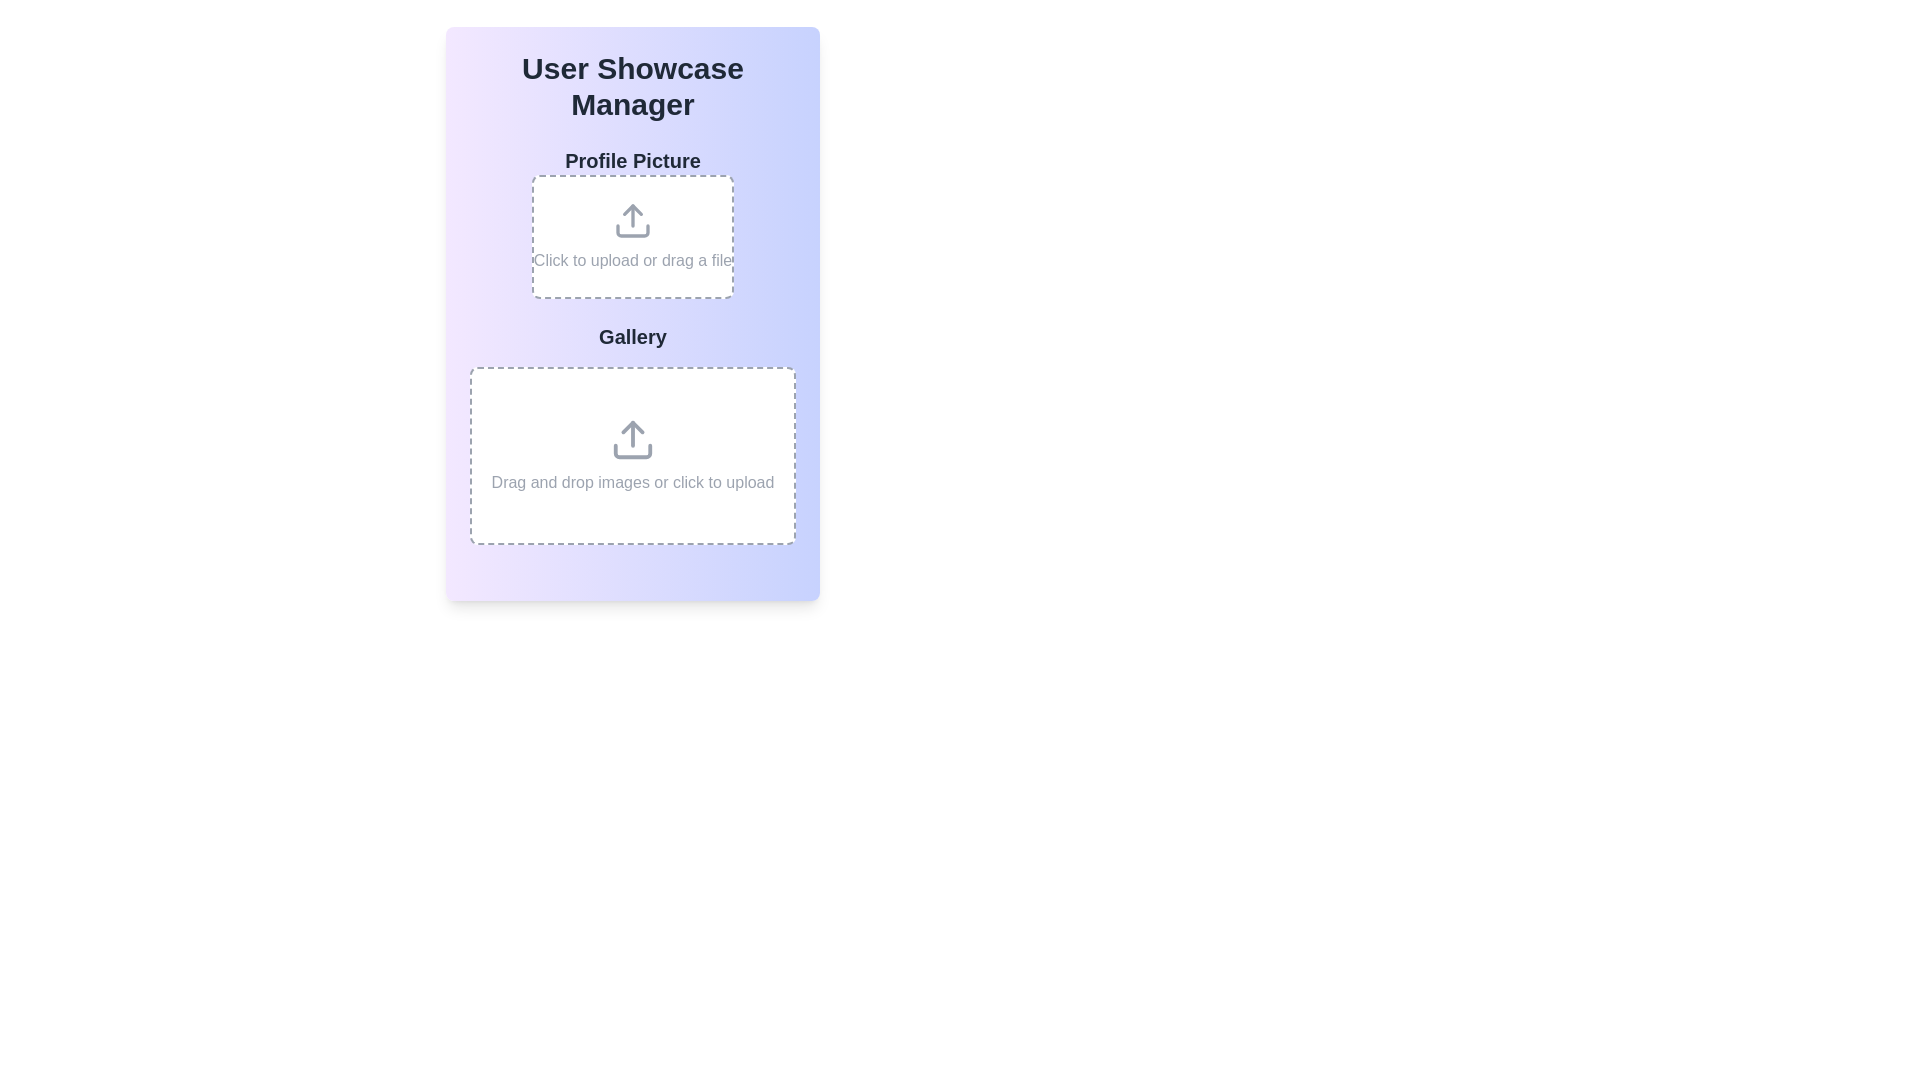 The image size is (1920, 1080). I want to click on and drop files onto the upload icon located in the Gallery section, which is centered within the dashed box labeled 'Drag and drop images or click, so click(632, 438).